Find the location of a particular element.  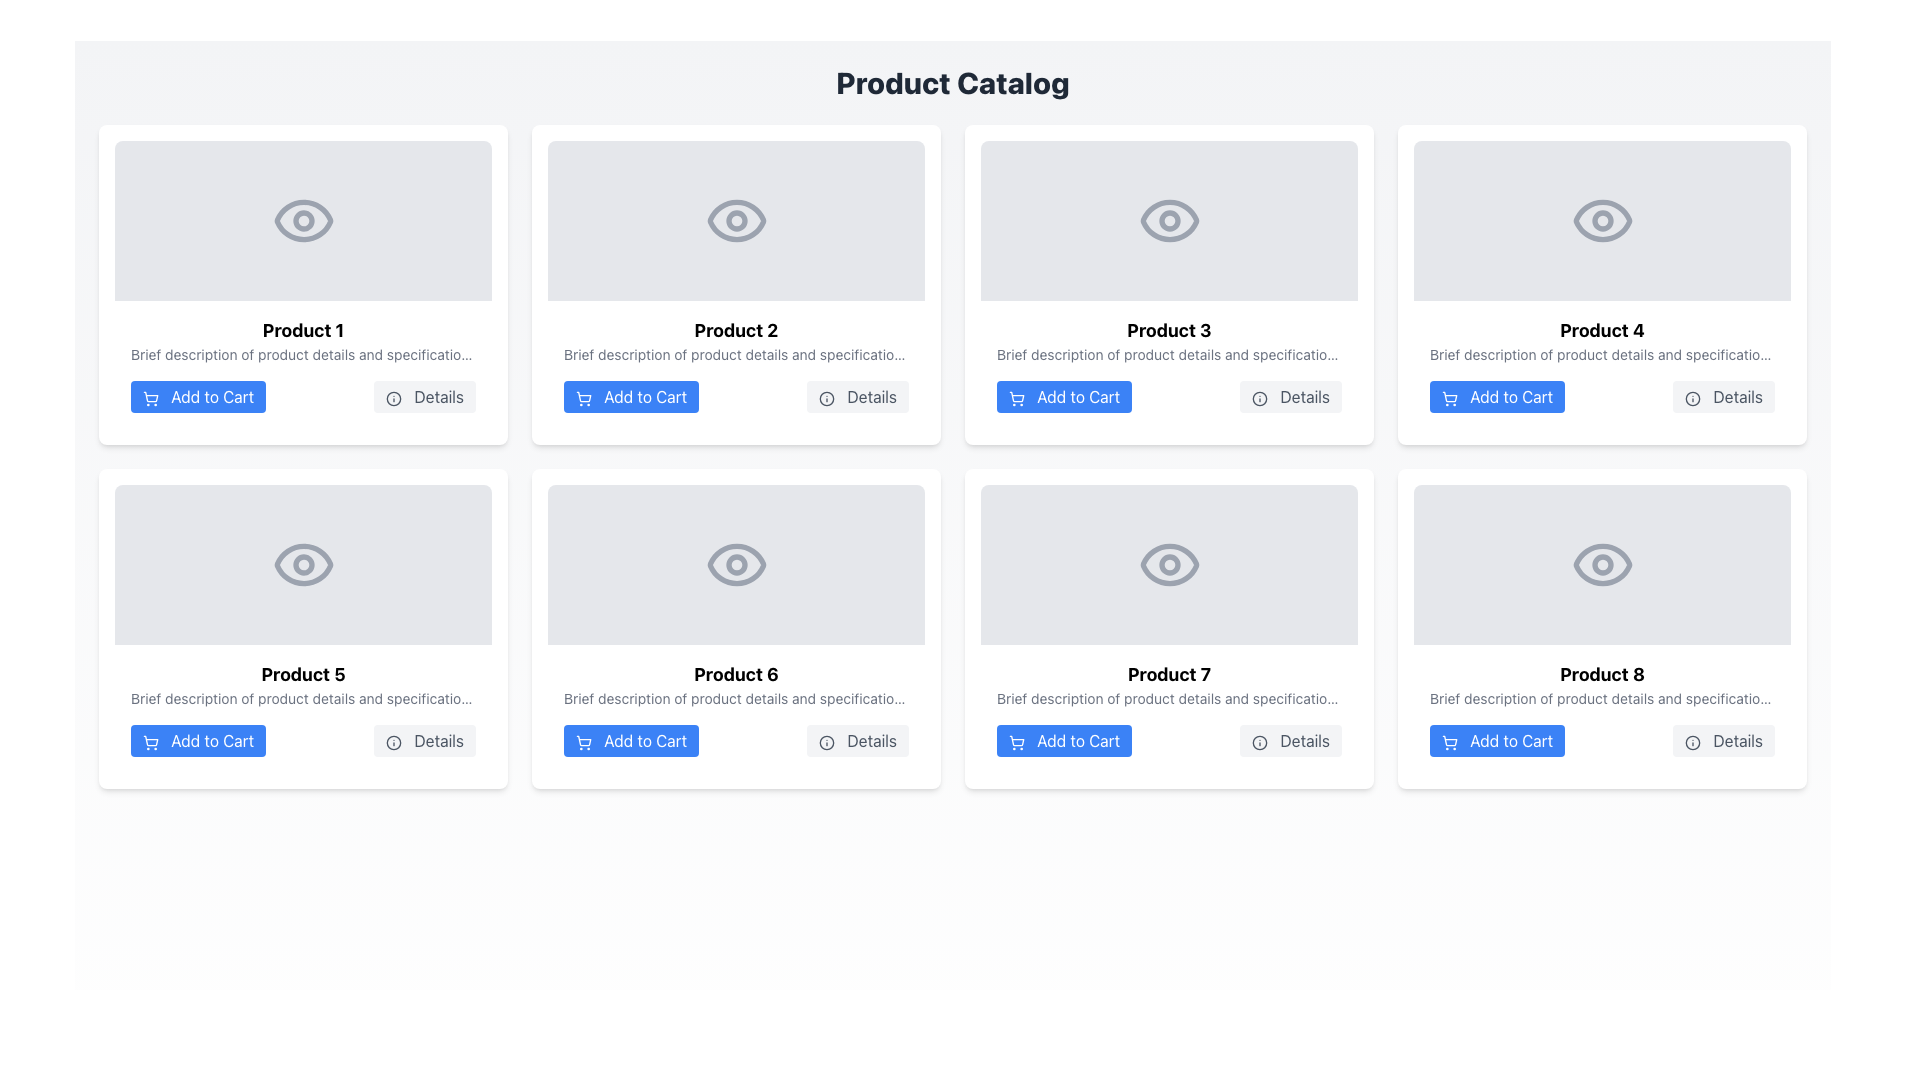

the eye icon located at the center of the 'Product 2' card is located at coordinates (735, 220).